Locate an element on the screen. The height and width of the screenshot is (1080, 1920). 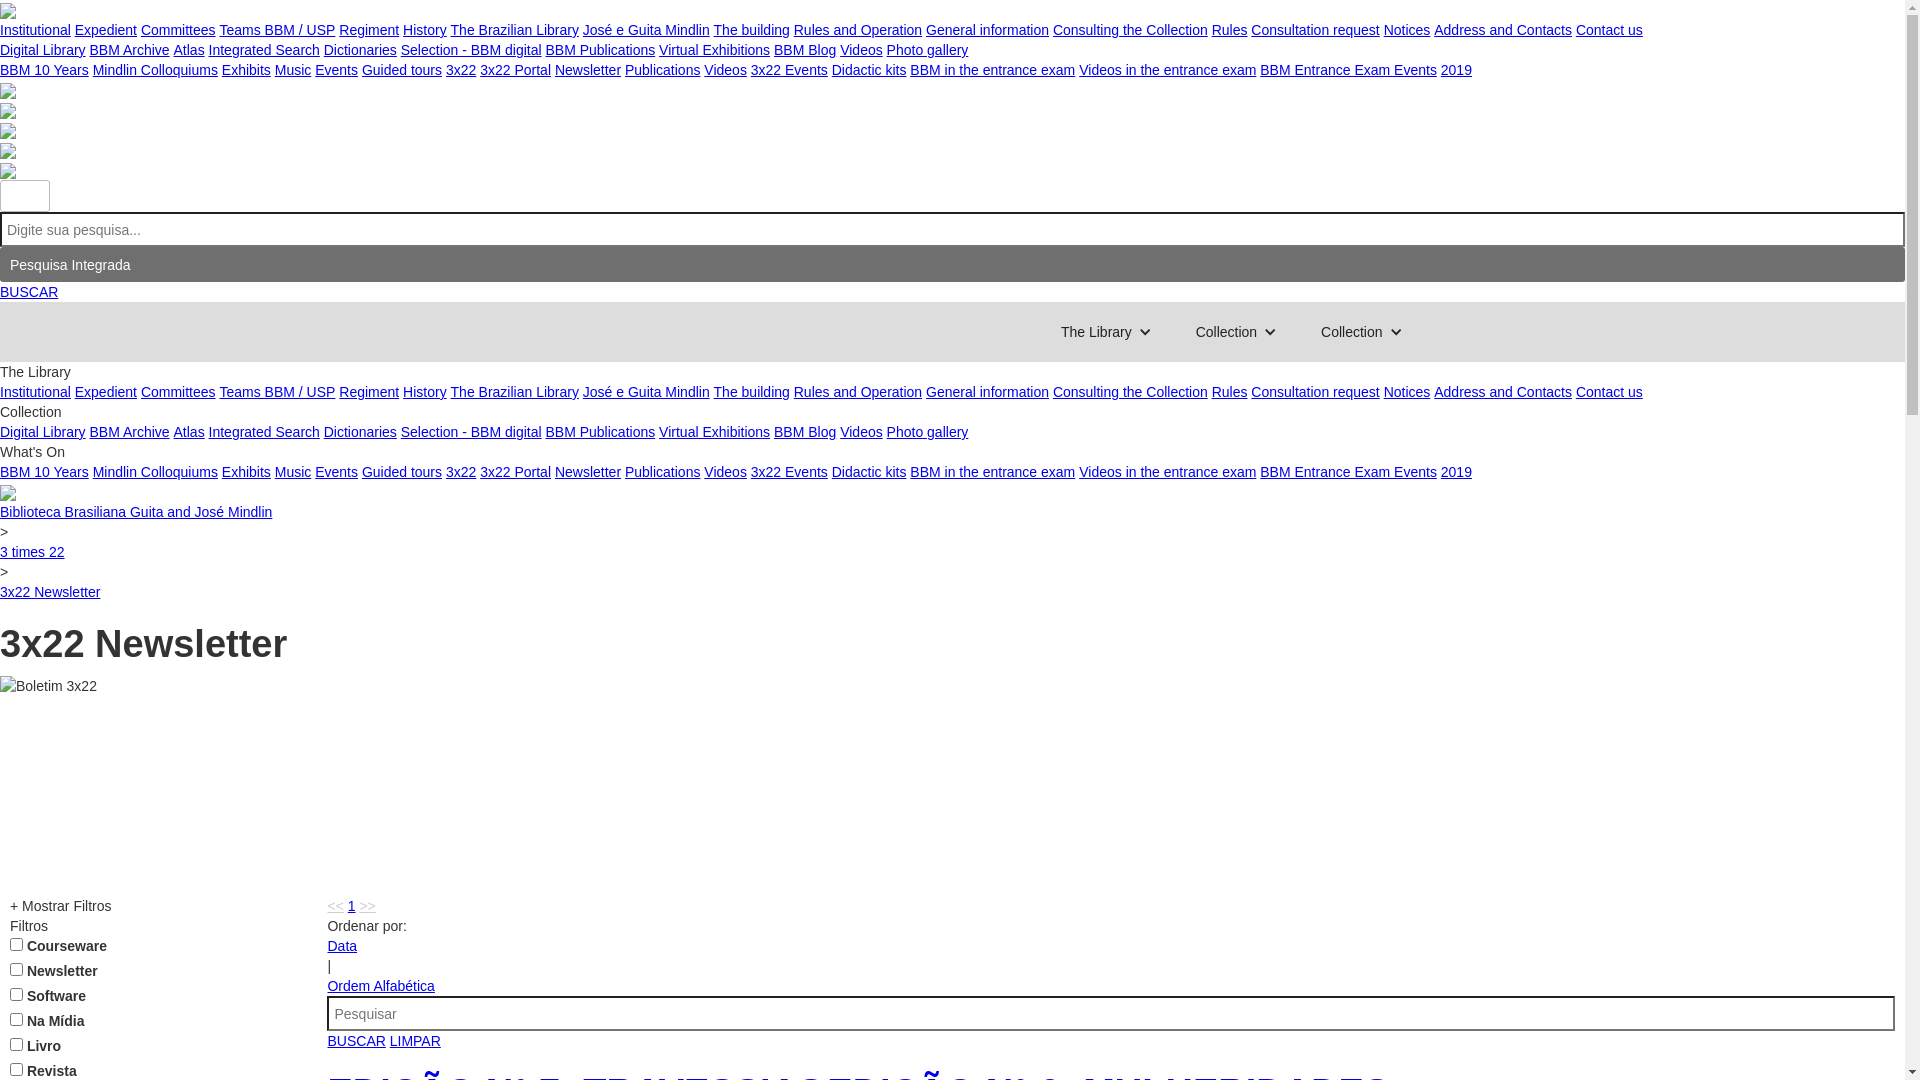
'Virtual Exhibitions' is located at coordinates (658, 49).